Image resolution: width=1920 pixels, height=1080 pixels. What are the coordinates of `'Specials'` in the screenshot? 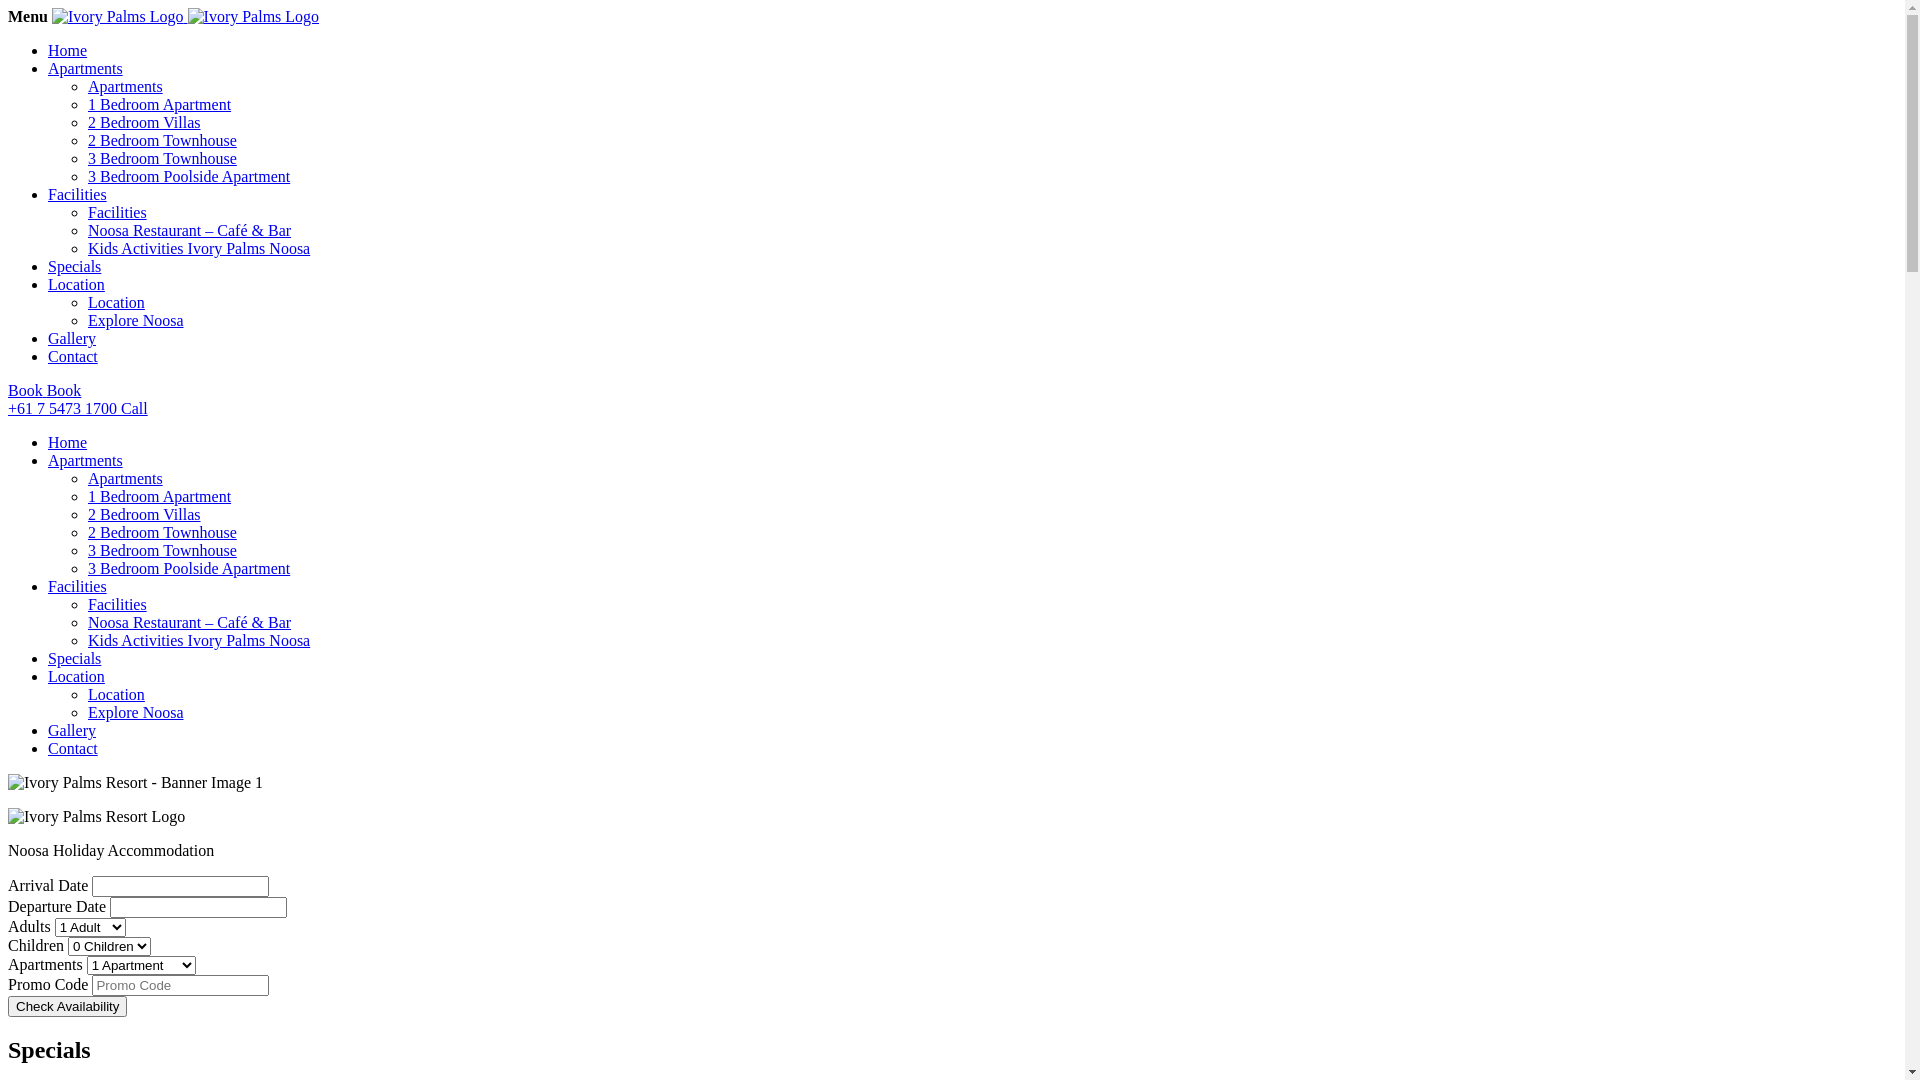 It's located at (74, 265).